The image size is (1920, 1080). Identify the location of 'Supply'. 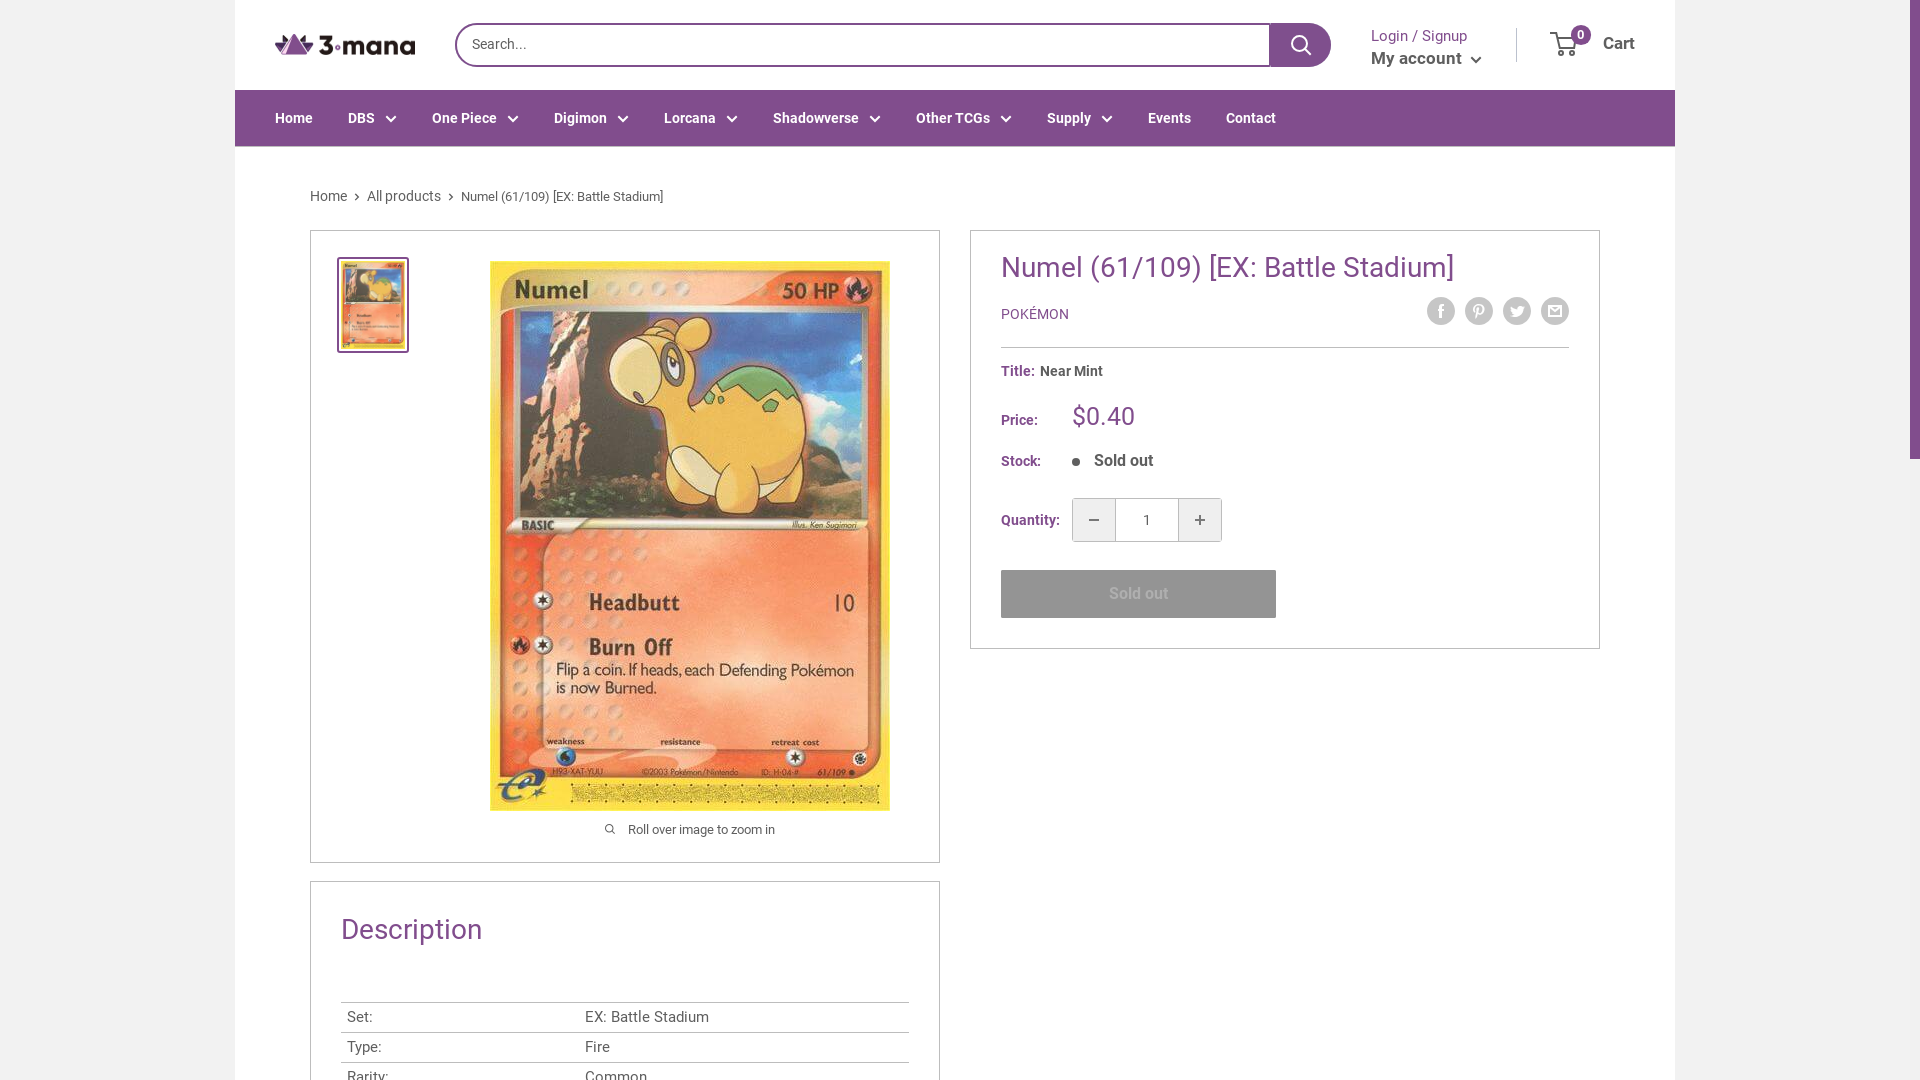
(1079, 118).